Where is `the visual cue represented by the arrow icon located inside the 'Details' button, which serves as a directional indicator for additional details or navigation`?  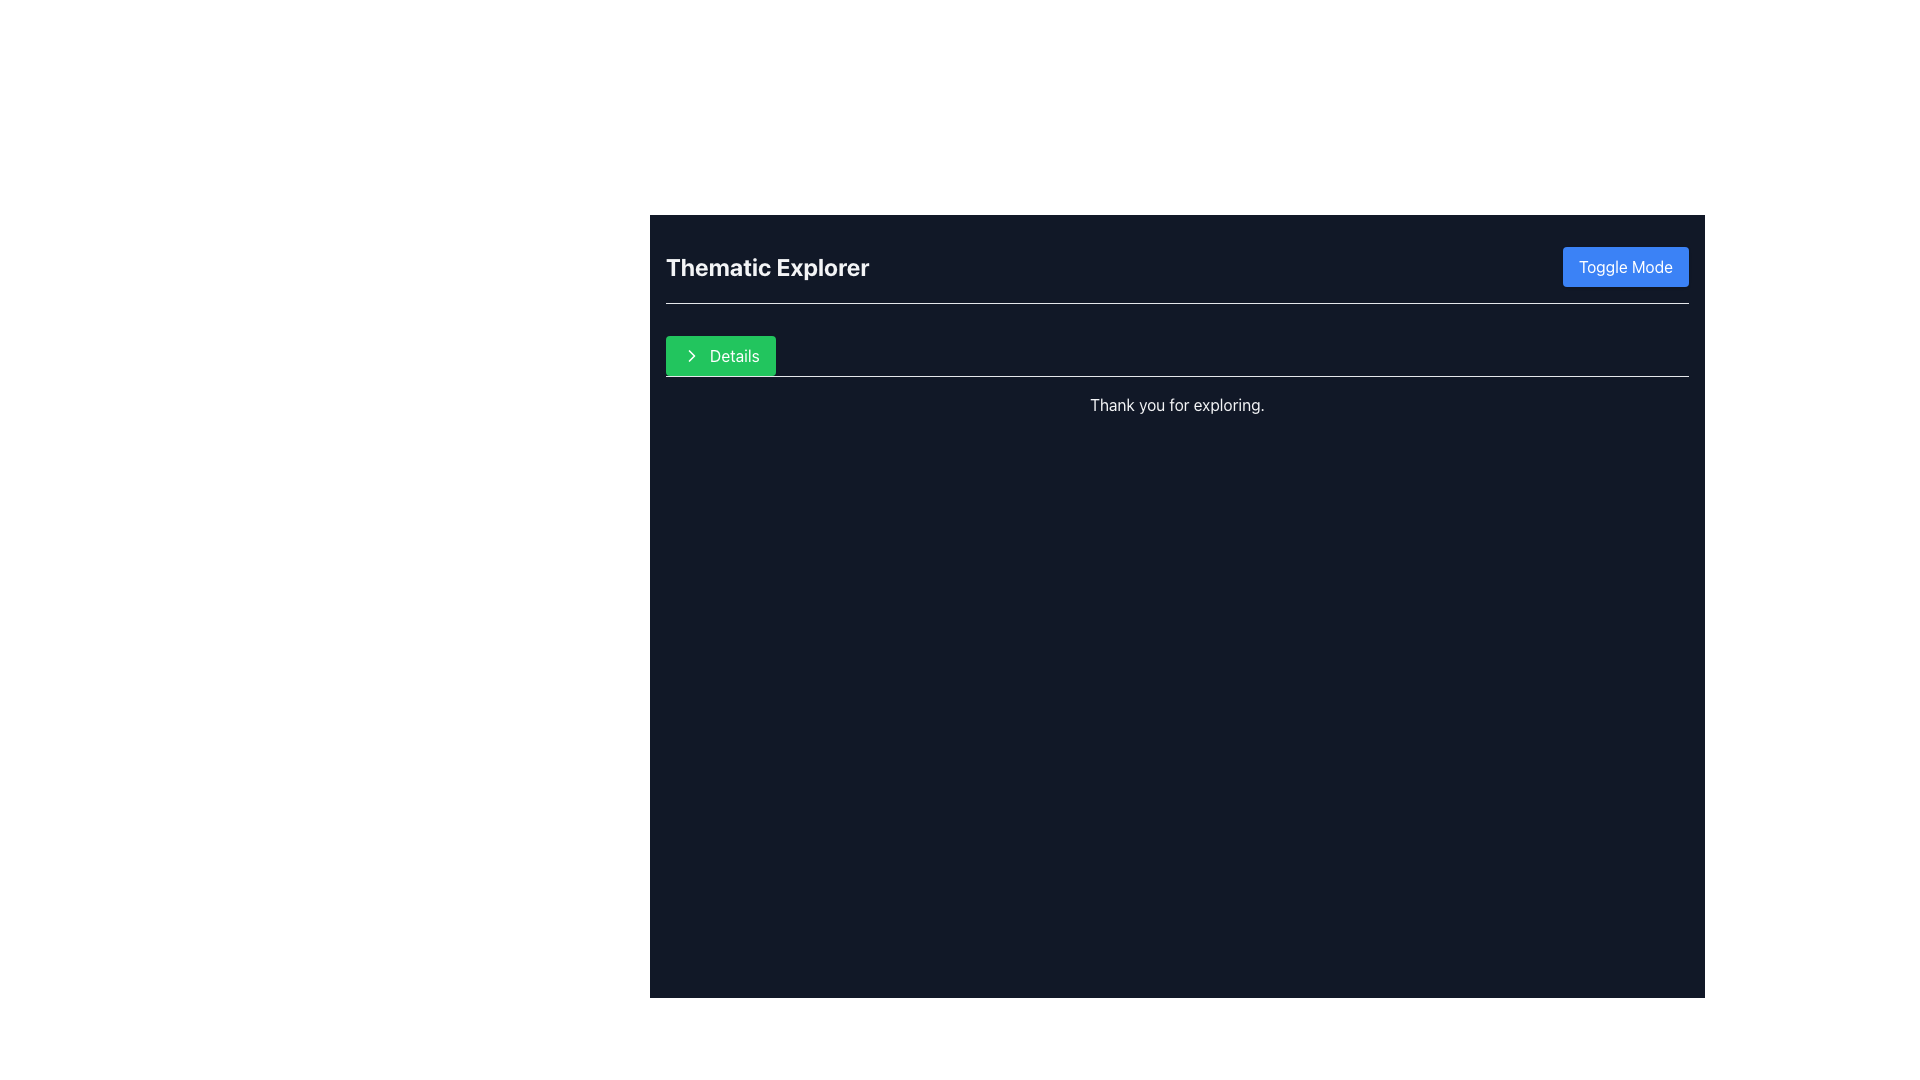
the visual cue represented by the arrow icon located inside the 'Details' button, which serves as a directional indicator for additional details or navigation is located at coordinates (691, 354).